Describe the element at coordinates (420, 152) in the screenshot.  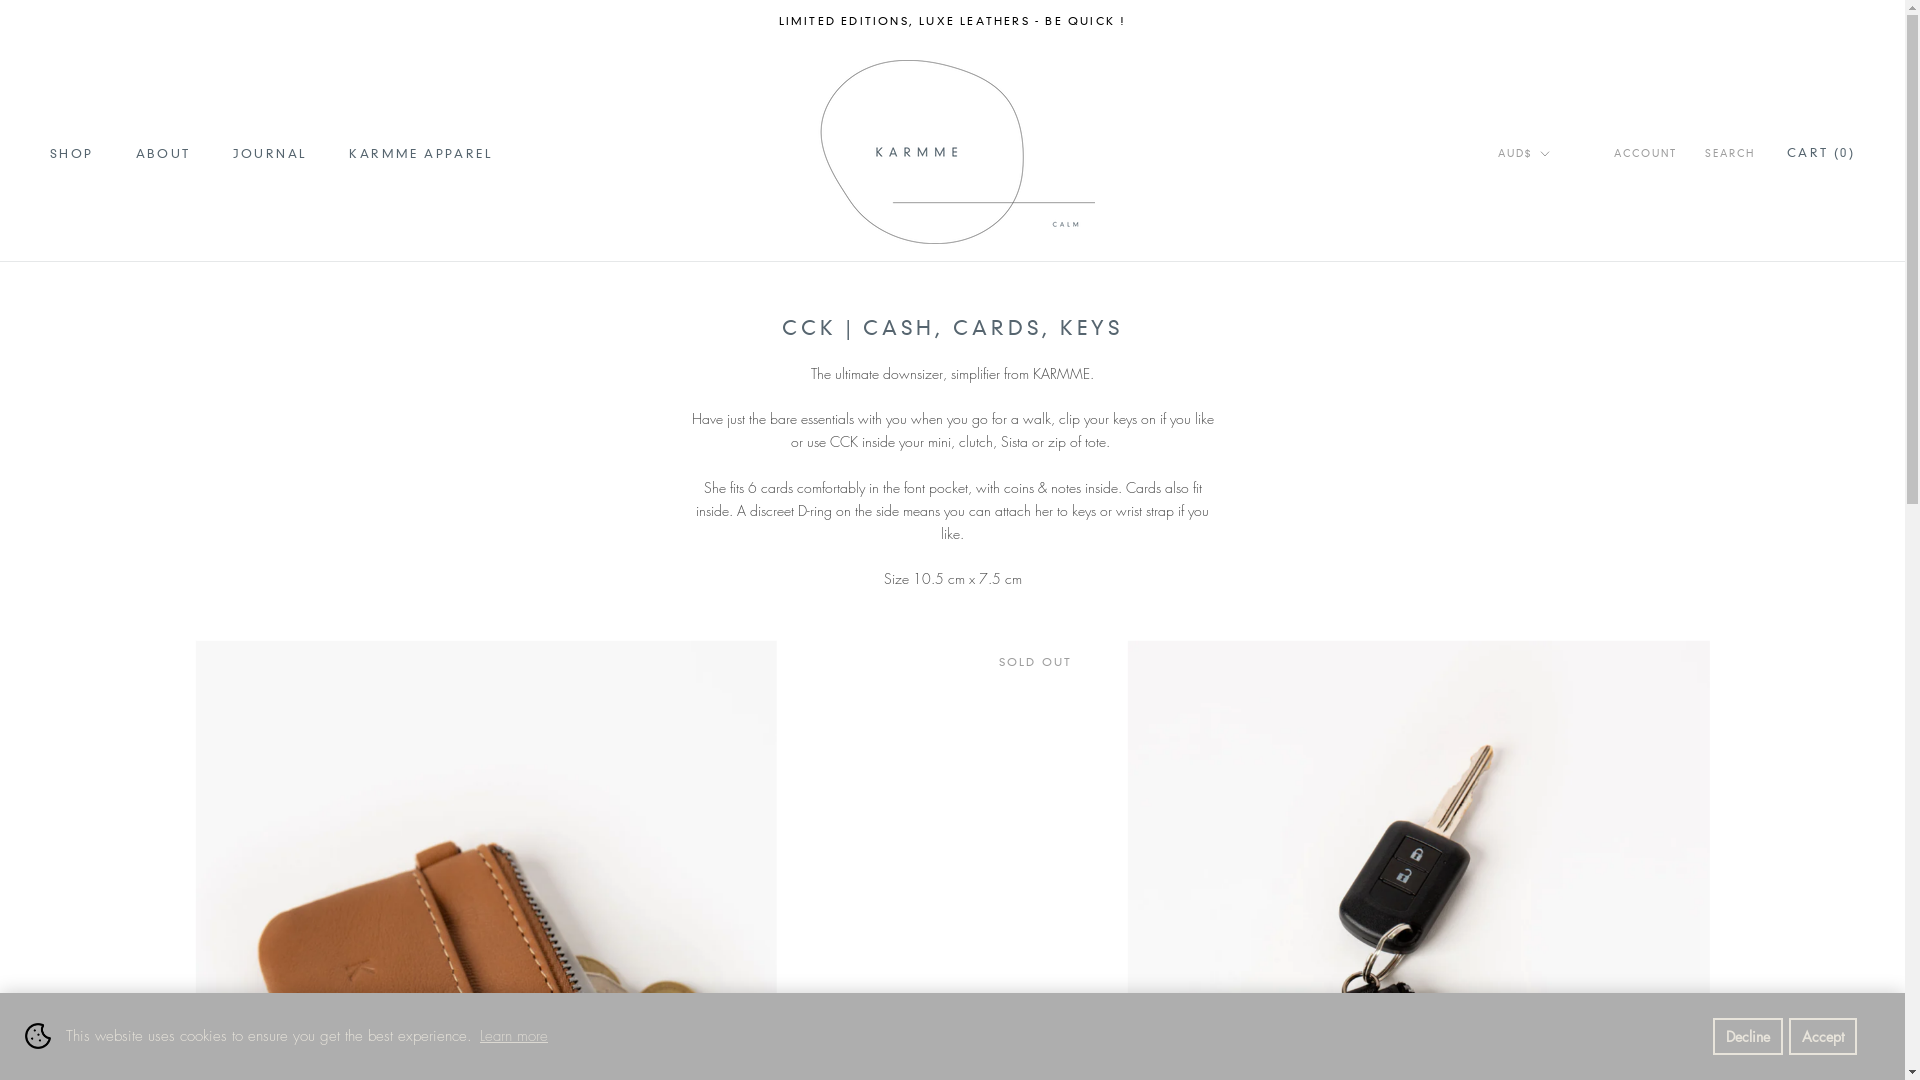
I see `'KARMME APPAREL` at that location.